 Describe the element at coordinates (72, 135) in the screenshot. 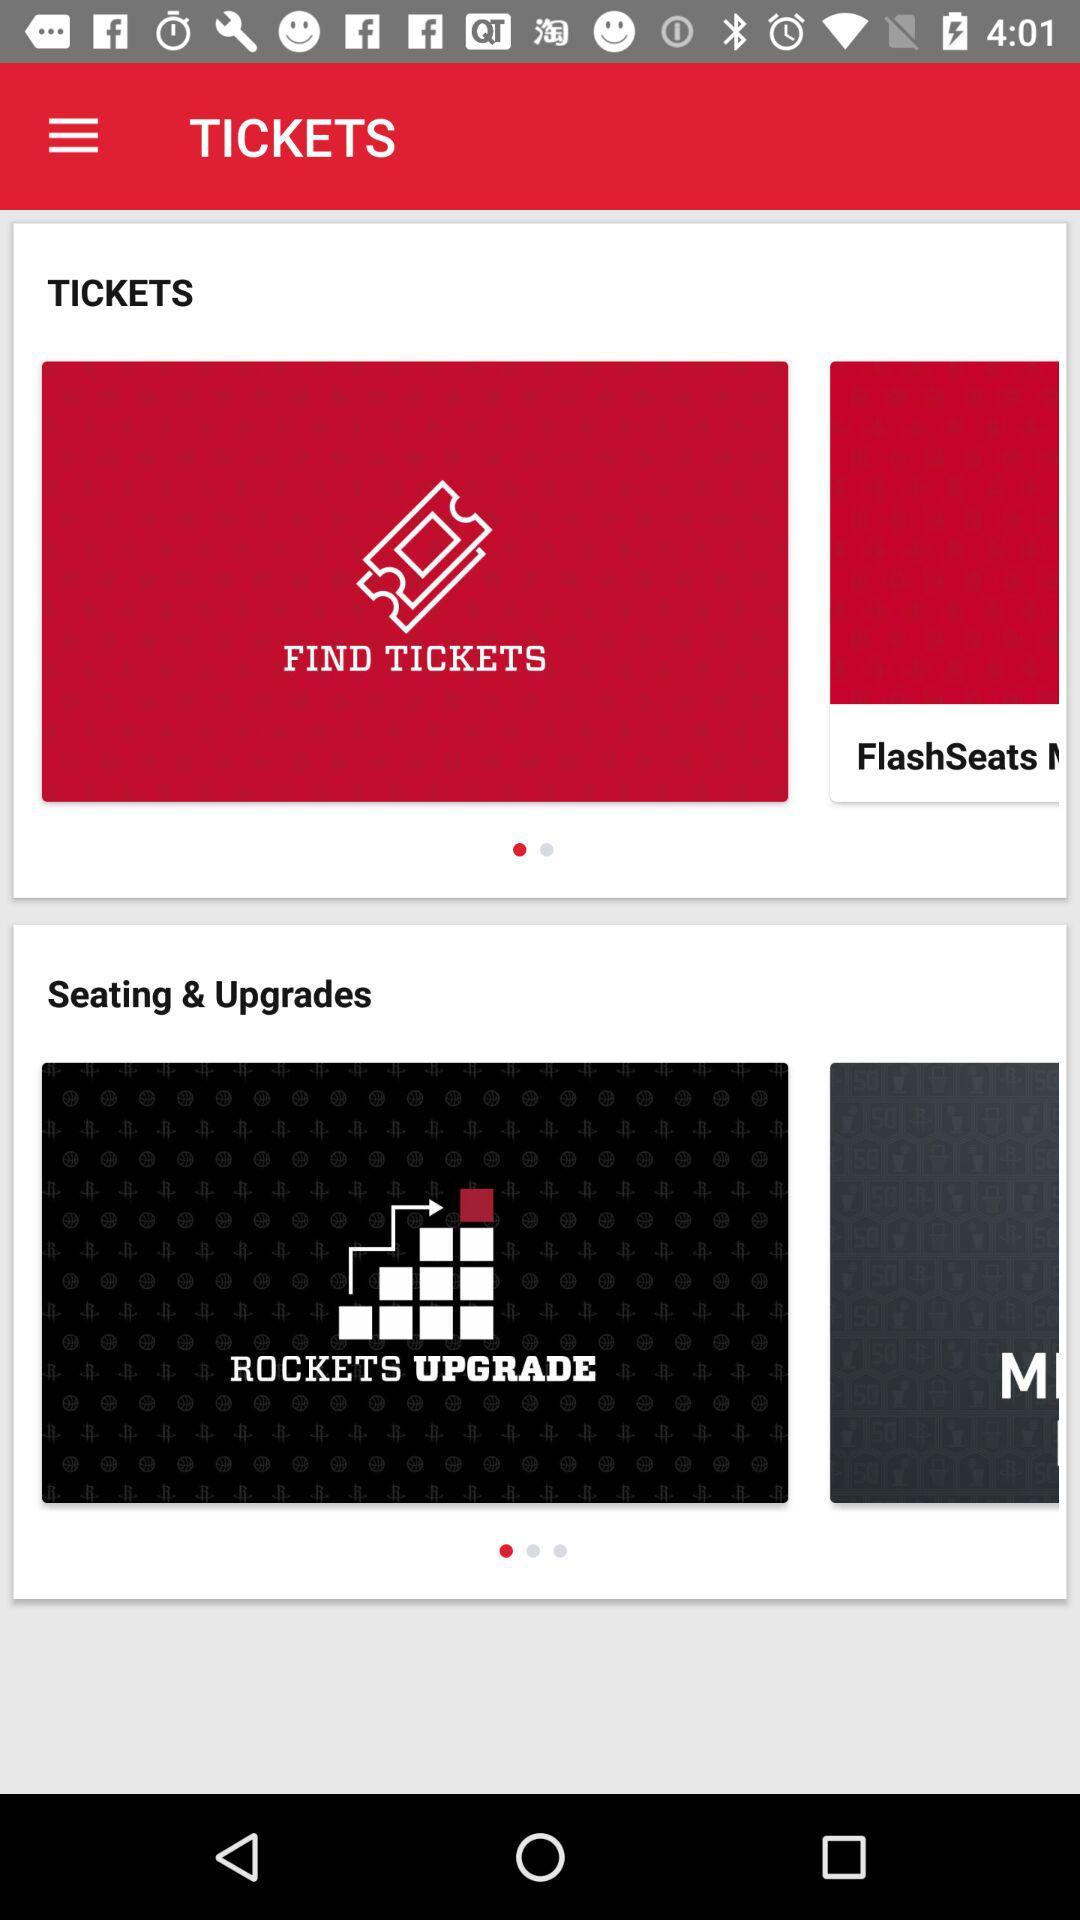

I see `the icon above tickets item` at that location.